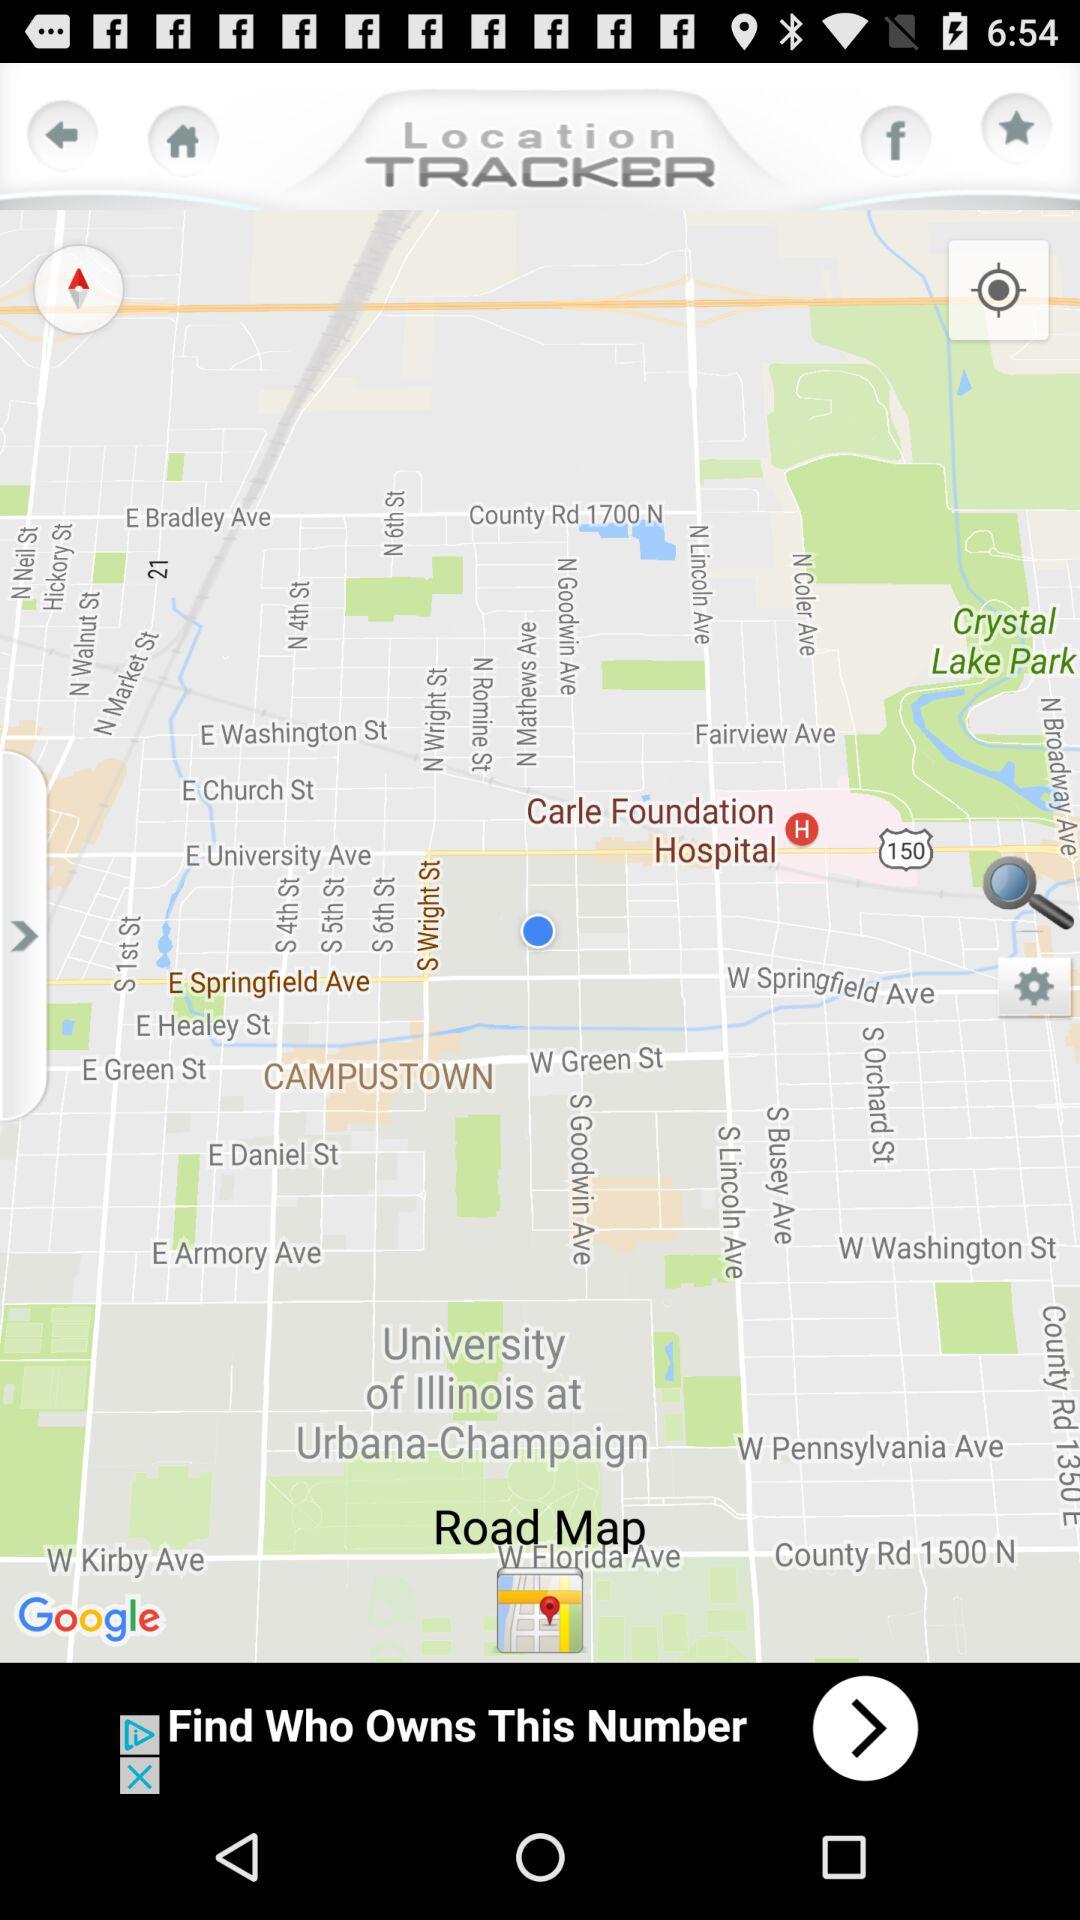  I want to click on previous, so click(61, 135).